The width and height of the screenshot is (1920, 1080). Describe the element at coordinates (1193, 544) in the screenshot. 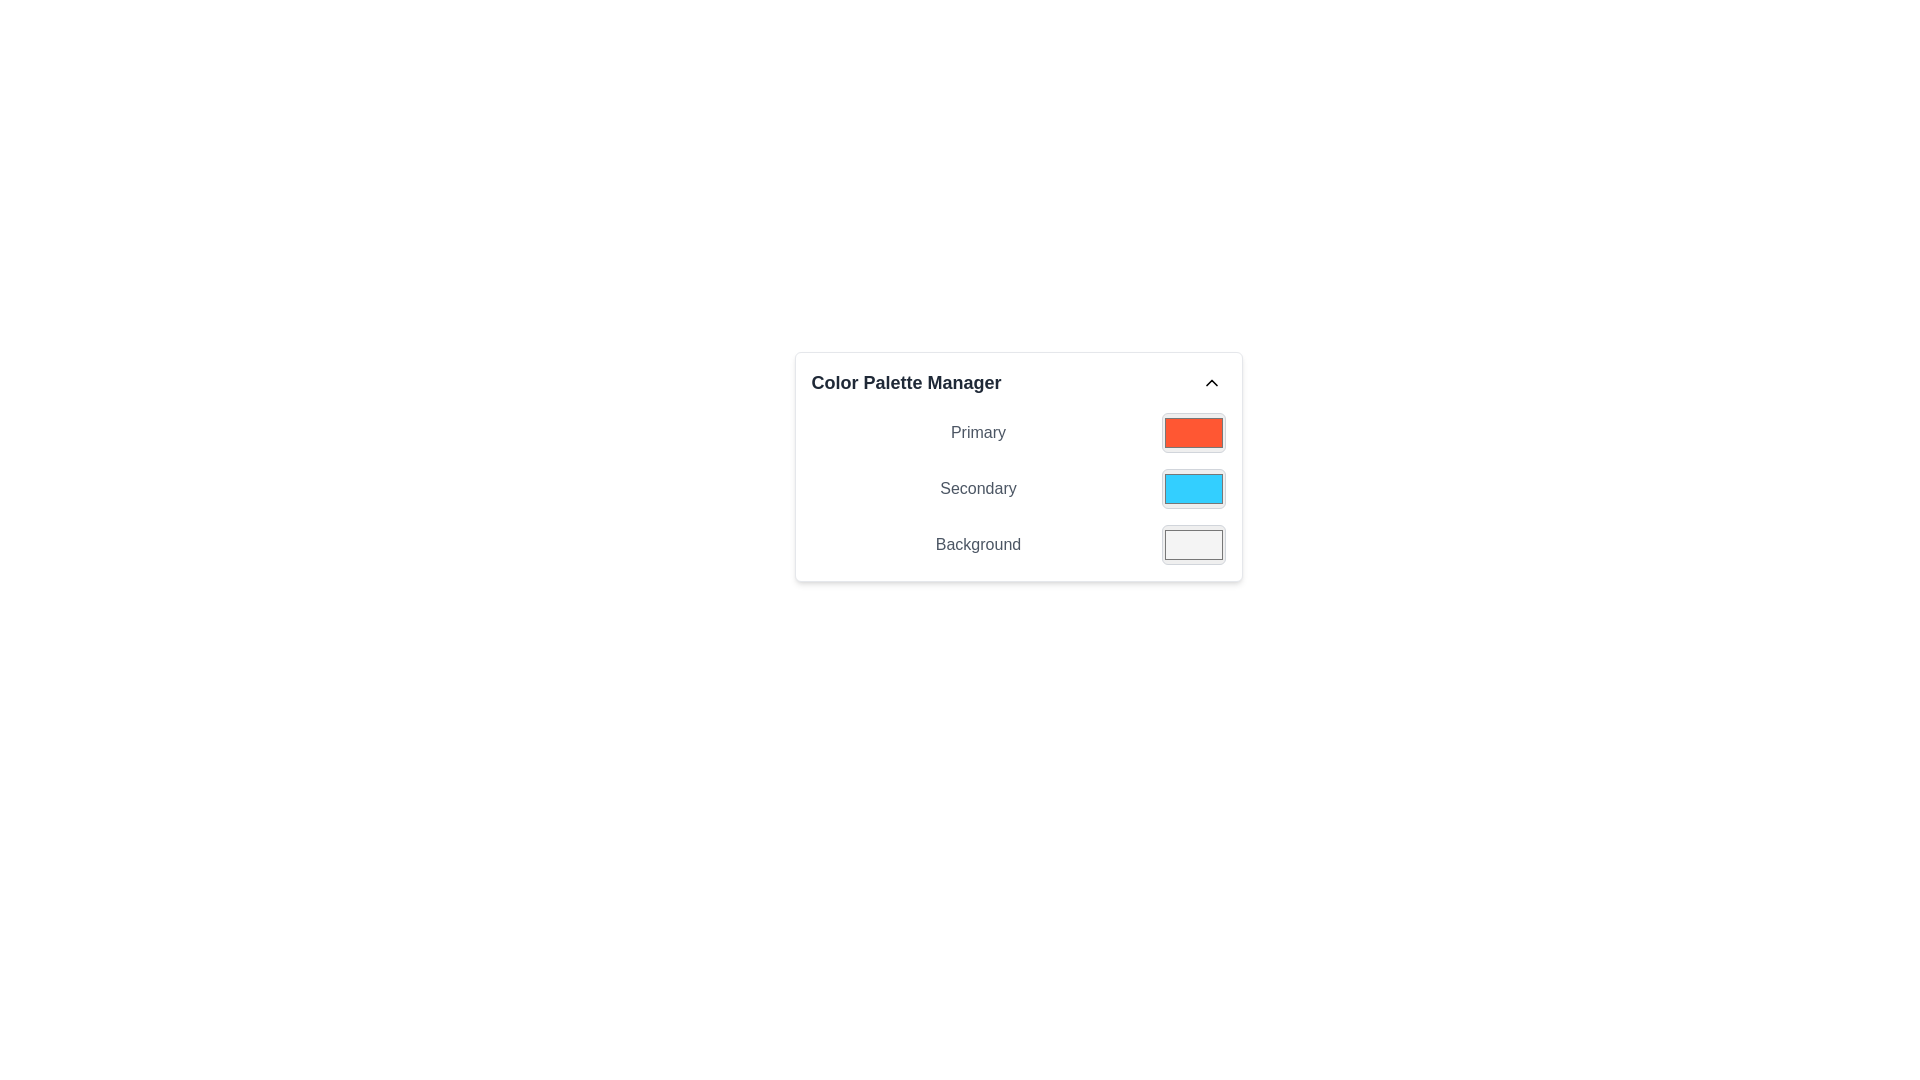

I see `the Color Picker Box, which is a rectangular box with a light gray border and rounded corners` at that location.